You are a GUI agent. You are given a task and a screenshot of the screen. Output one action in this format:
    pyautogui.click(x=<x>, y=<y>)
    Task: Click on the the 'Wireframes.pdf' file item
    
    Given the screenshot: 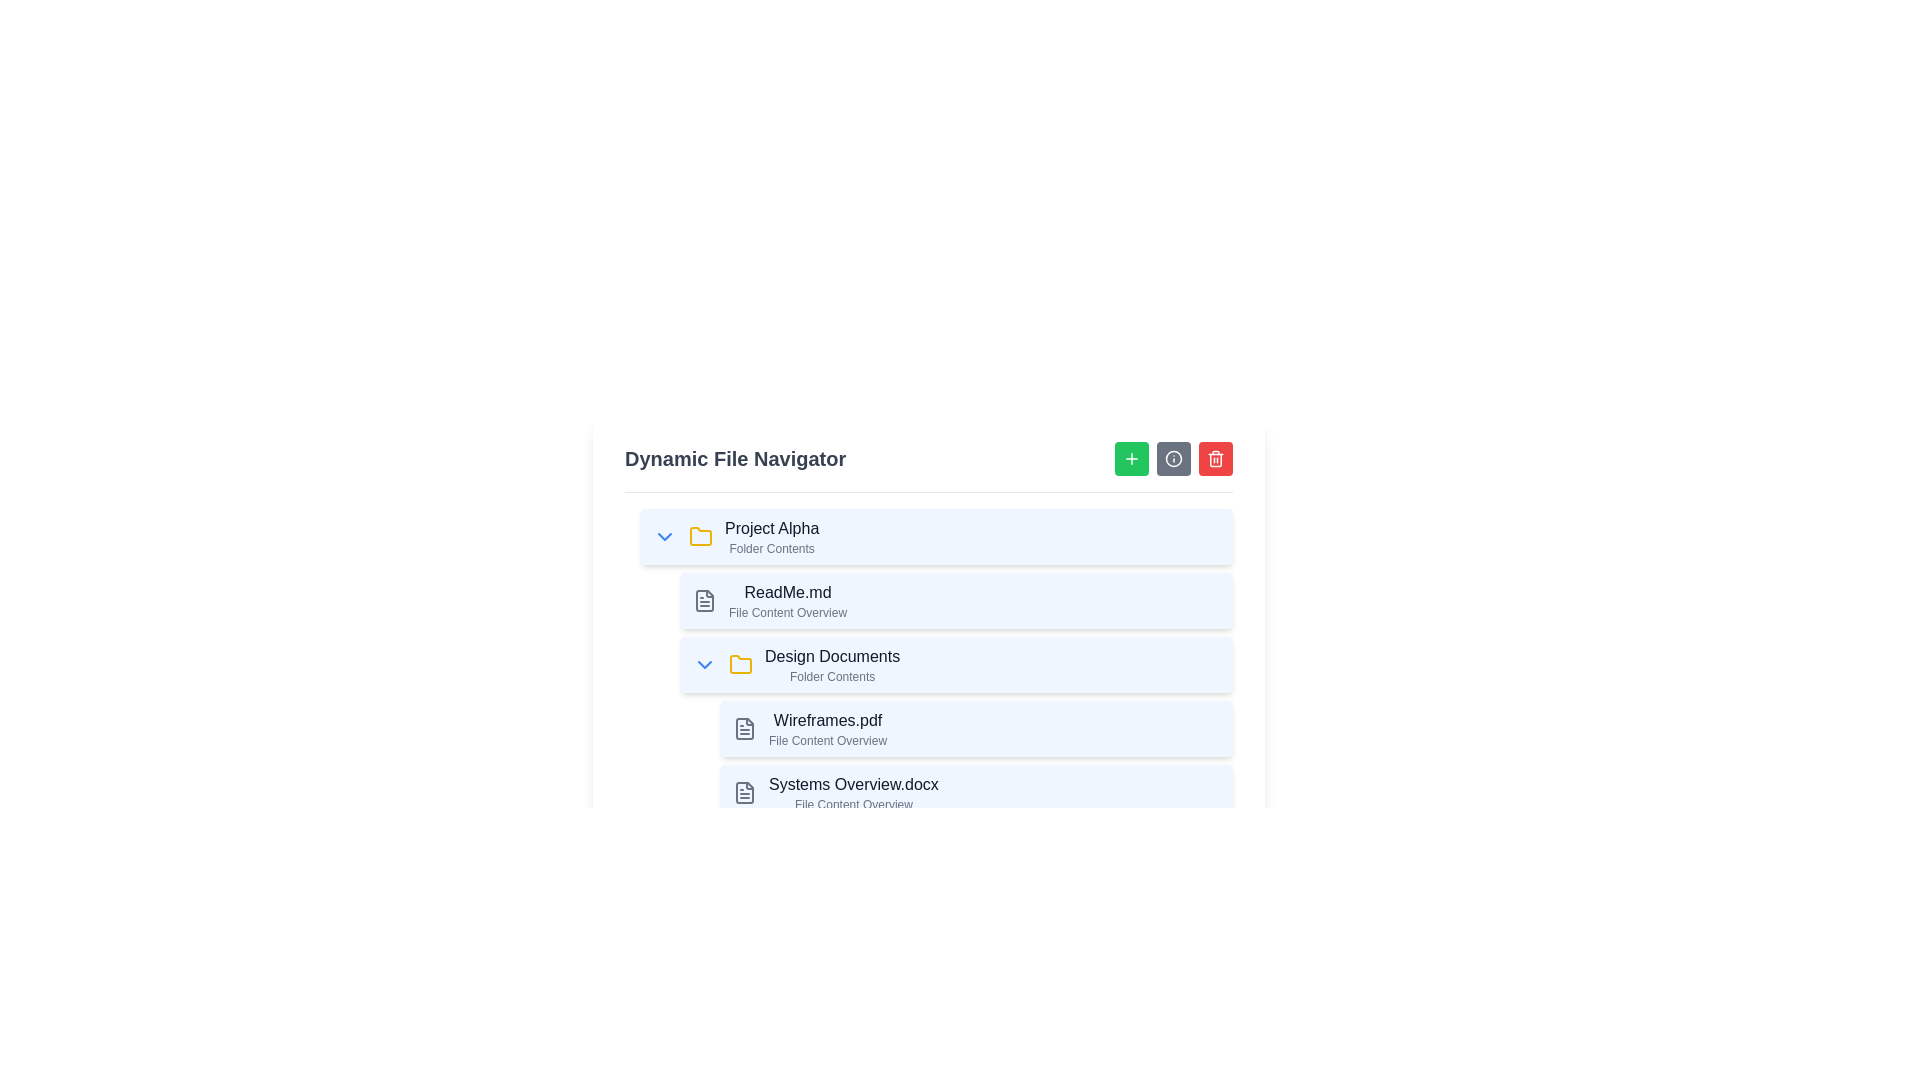 What is the action you would take?
    pyautogui.click(x=977, y=729)
    